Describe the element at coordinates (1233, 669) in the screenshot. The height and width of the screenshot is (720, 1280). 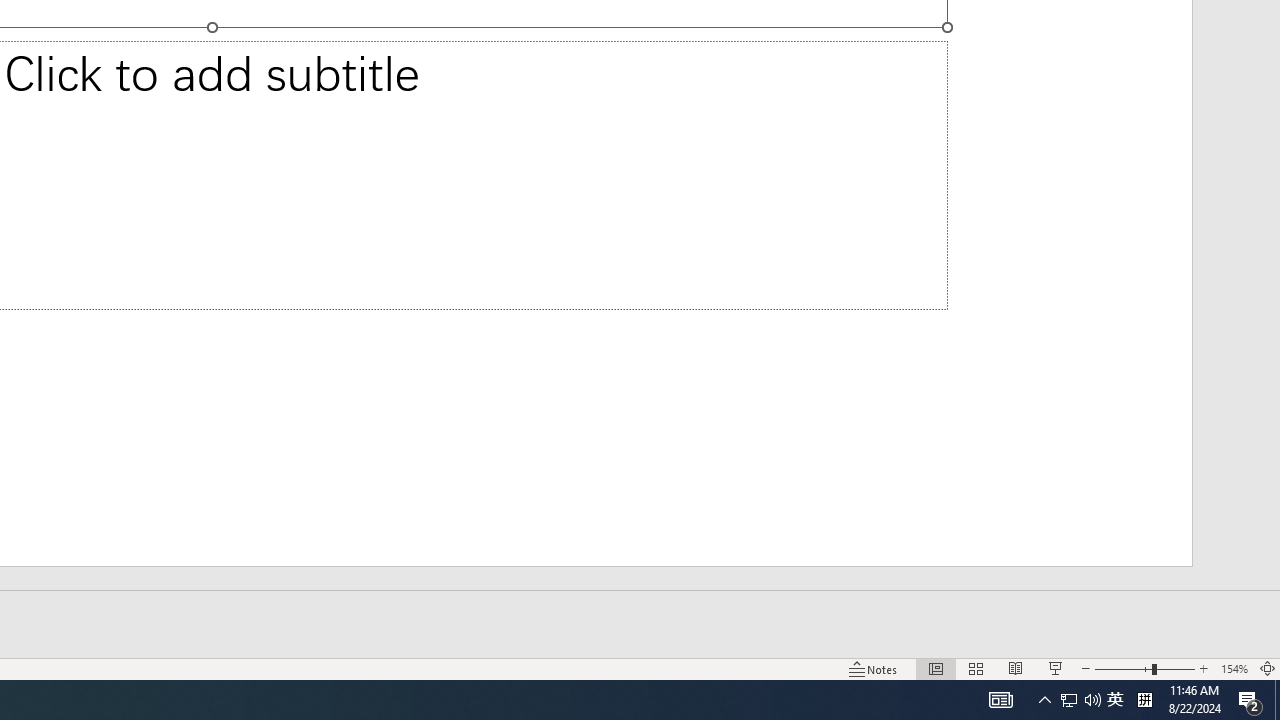
I see `'Zoom 154%'` at that location.